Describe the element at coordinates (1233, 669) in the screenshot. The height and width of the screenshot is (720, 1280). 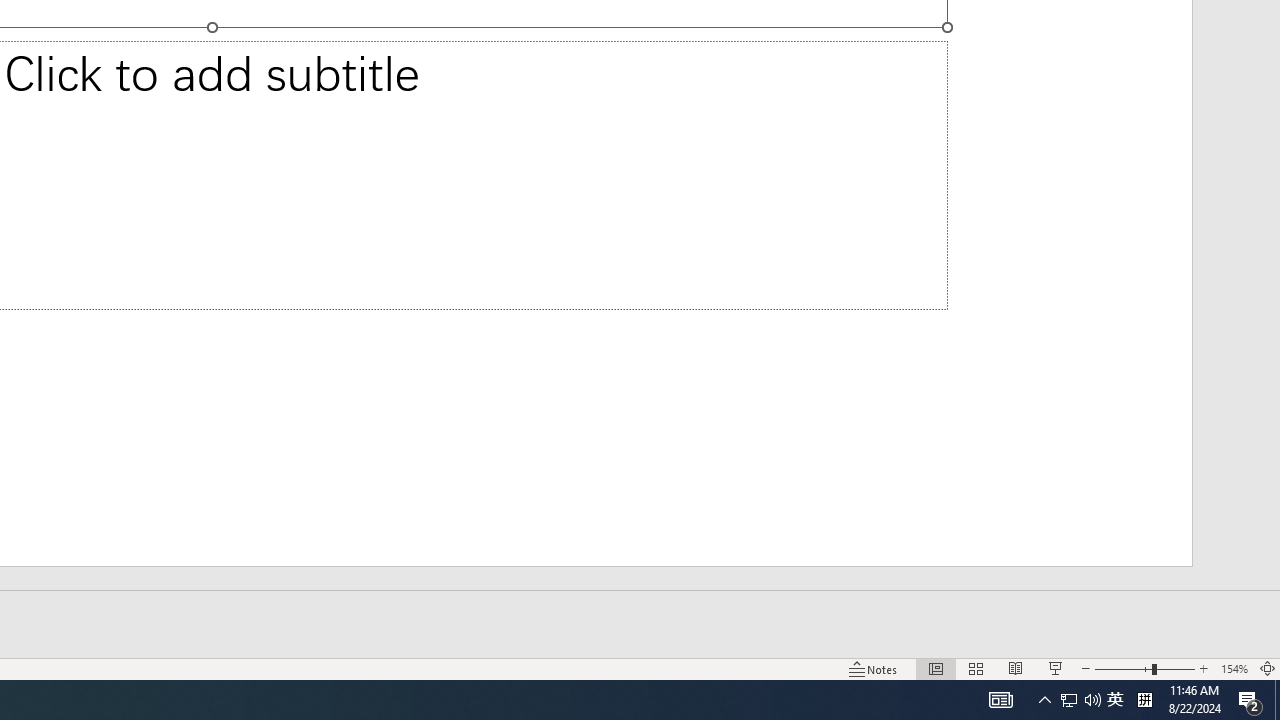
I see `'Zoom 154%'` at that location.